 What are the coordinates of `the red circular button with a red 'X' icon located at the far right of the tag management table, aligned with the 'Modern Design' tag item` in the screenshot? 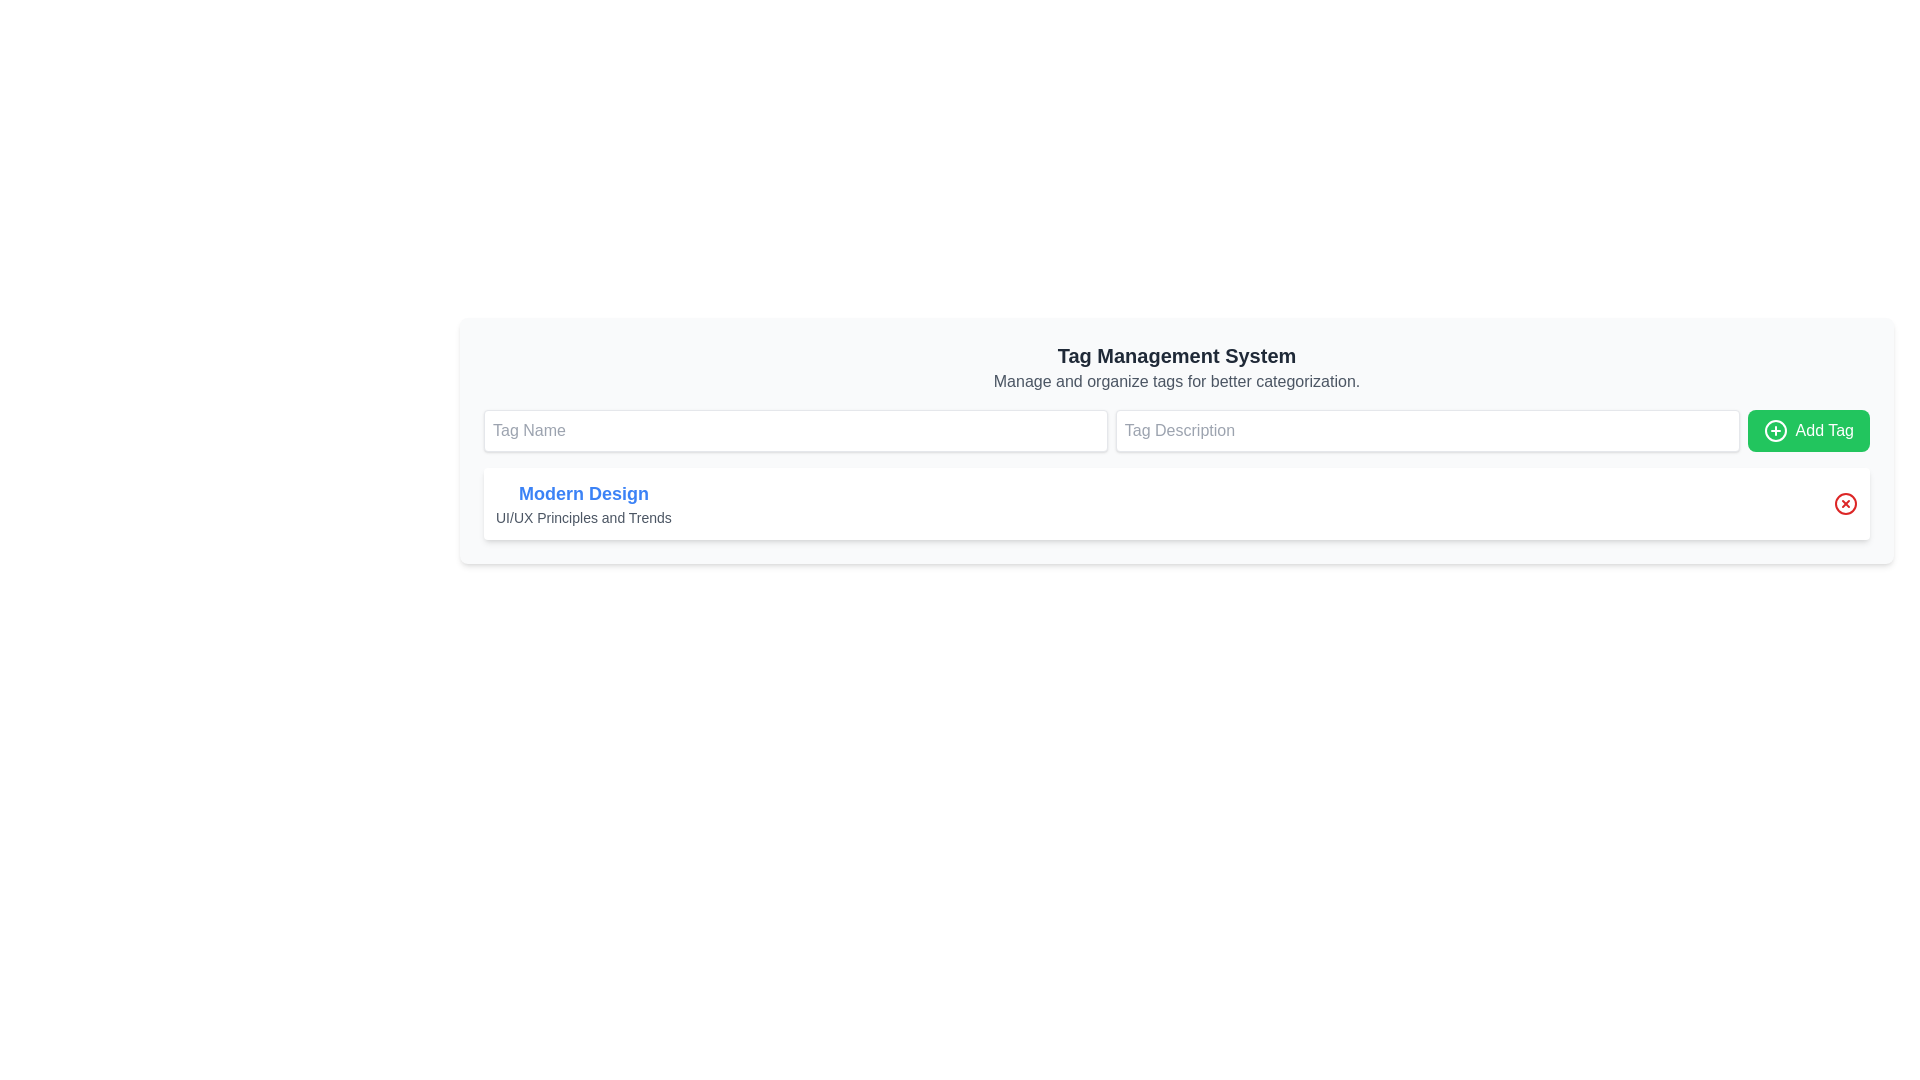 It's located at (1845, 503).